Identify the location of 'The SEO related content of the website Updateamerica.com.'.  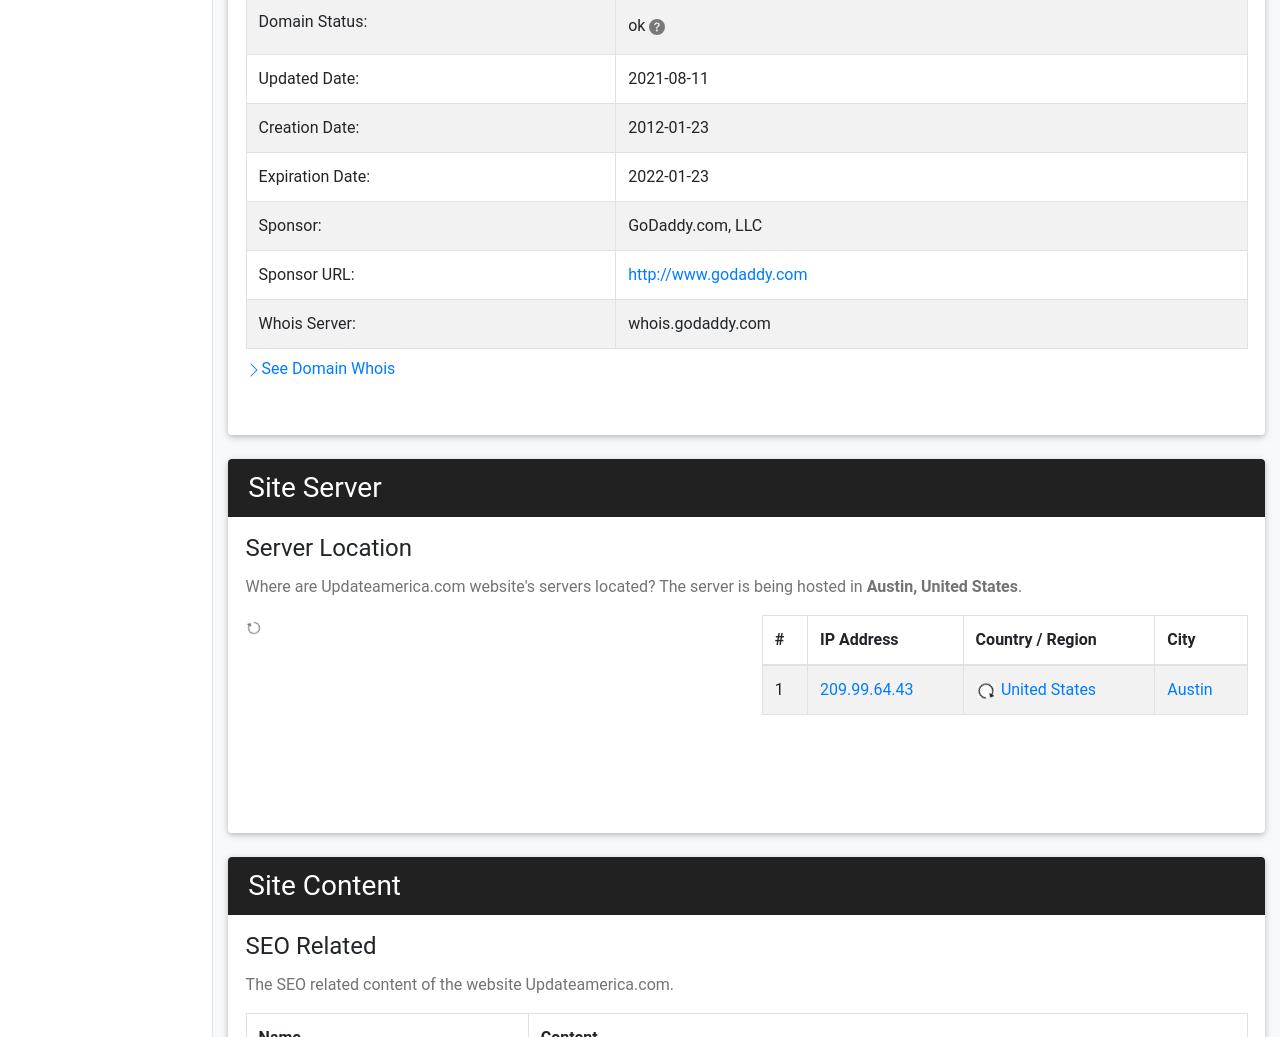
(458, 984).